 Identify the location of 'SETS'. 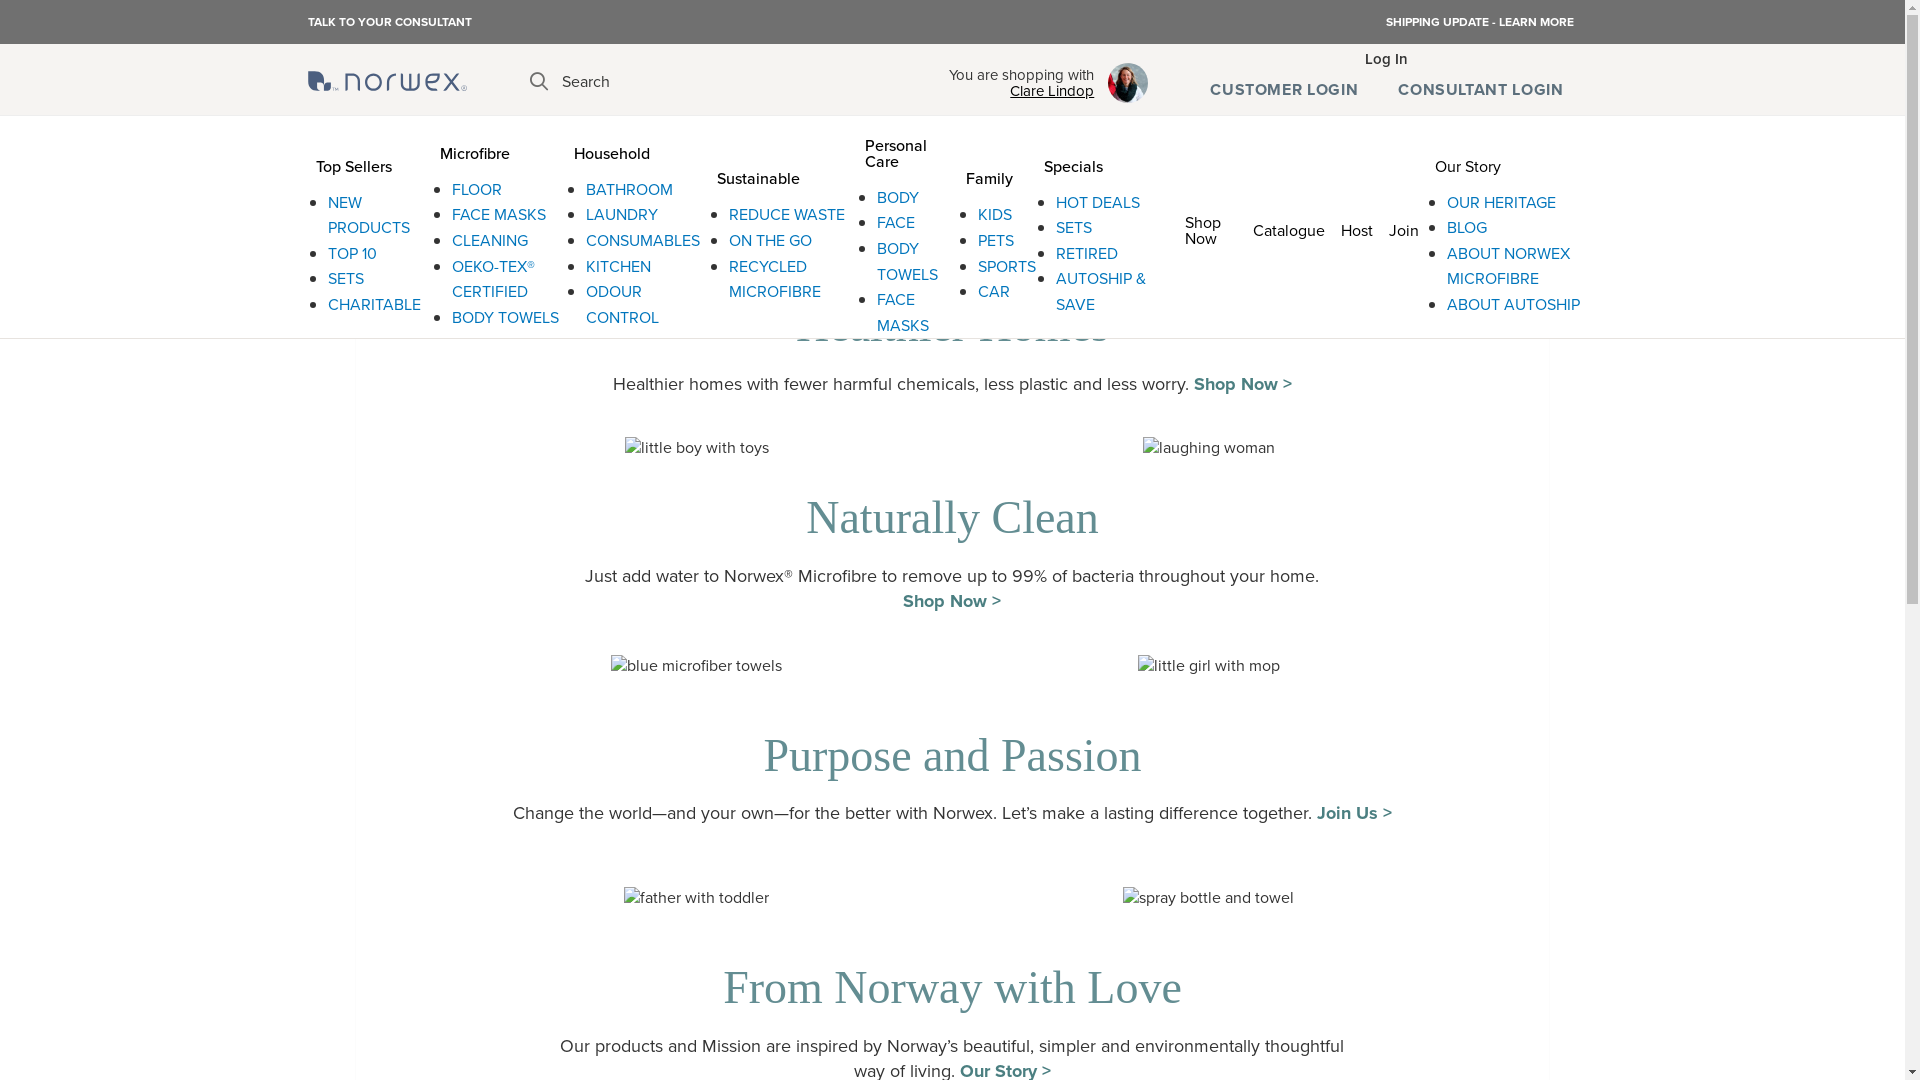
(345, 278).